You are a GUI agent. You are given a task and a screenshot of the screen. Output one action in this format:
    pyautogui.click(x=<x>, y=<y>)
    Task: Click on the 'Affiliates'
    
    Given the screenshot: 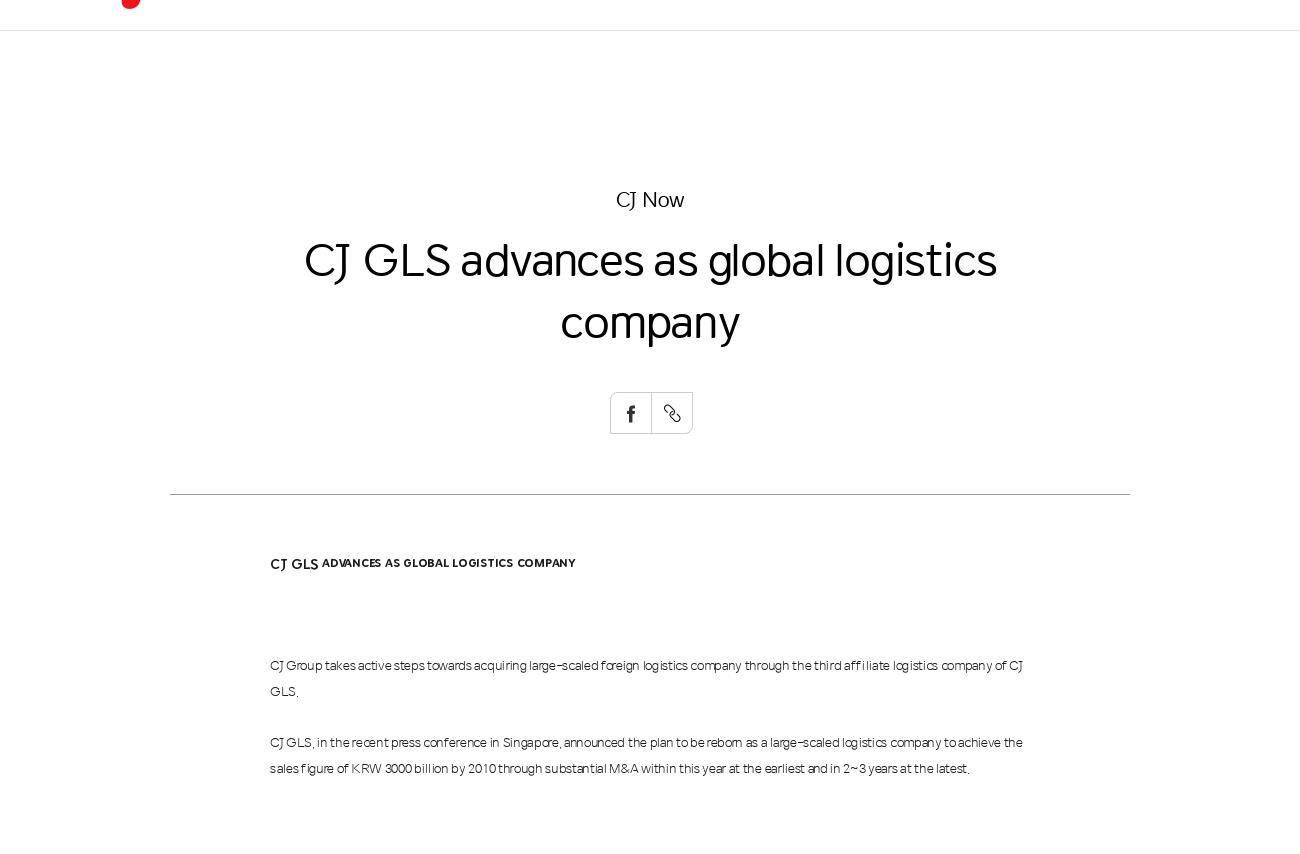 What is the action you would take?
    pyautogui.click(x=866, y=194)
    